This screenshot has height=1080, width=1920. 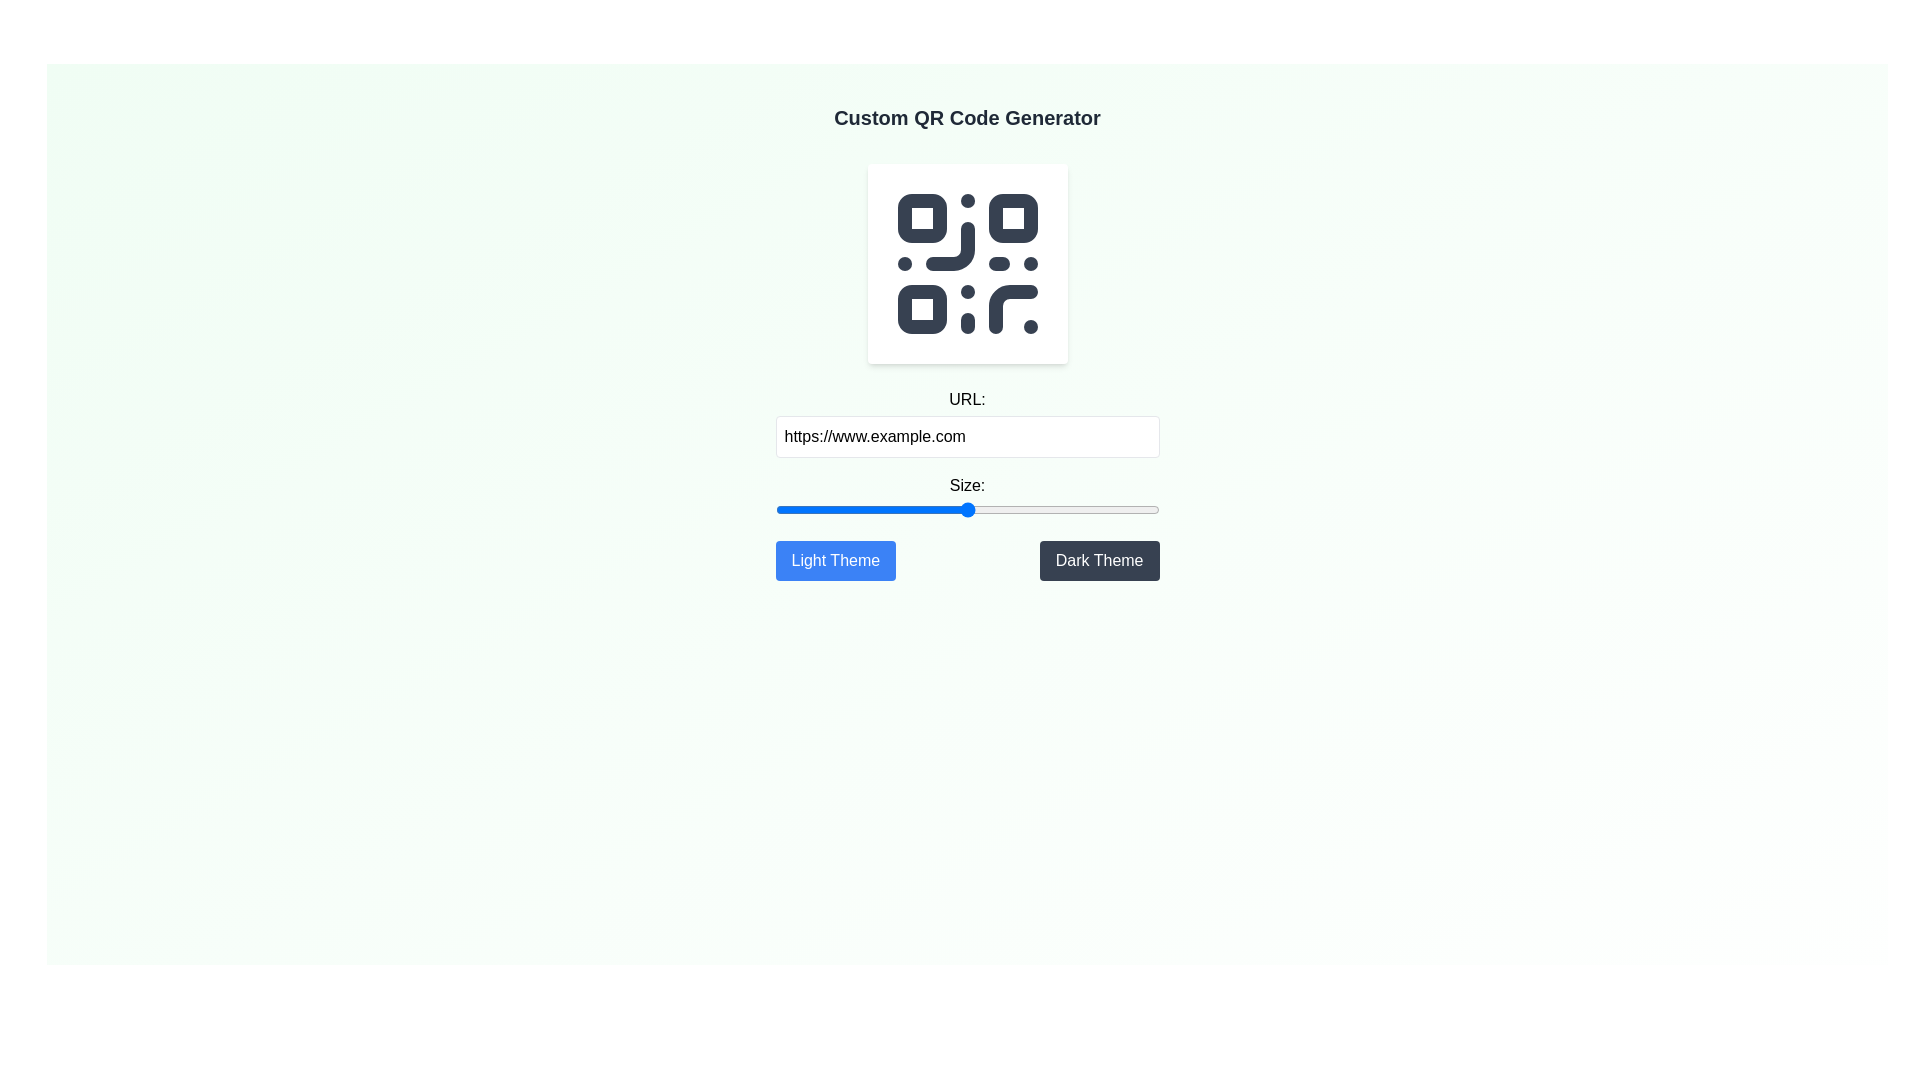 What do you see at coordinates (901, 508) in the screenshot?
I see `the slider value` at bounding box center [901, 508].